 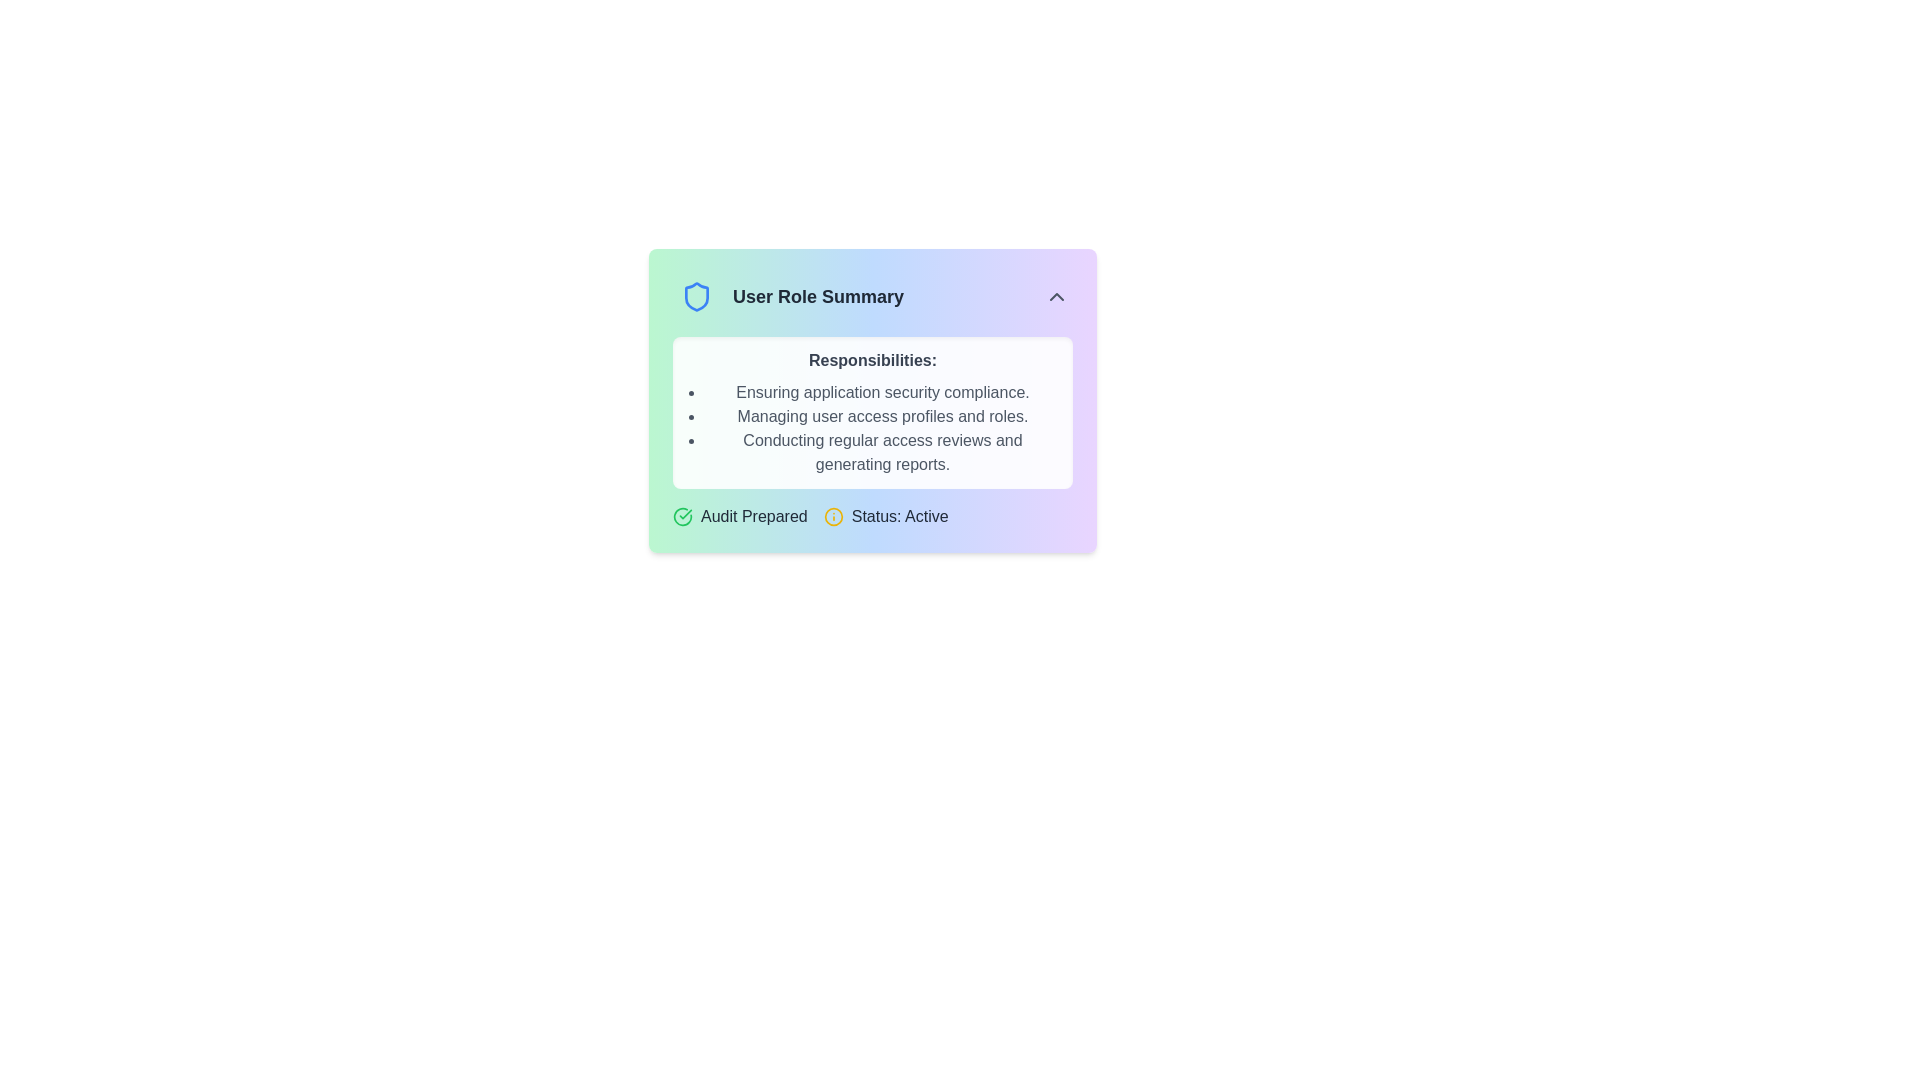 What do you see at coordinates (873, 297) in the screenshot?
I see `title text 'User Role Summary' from the Header section at the top of the card, which contains a blue shield icon and a chevron-up icon on the right` at bounding box center [873, 297].